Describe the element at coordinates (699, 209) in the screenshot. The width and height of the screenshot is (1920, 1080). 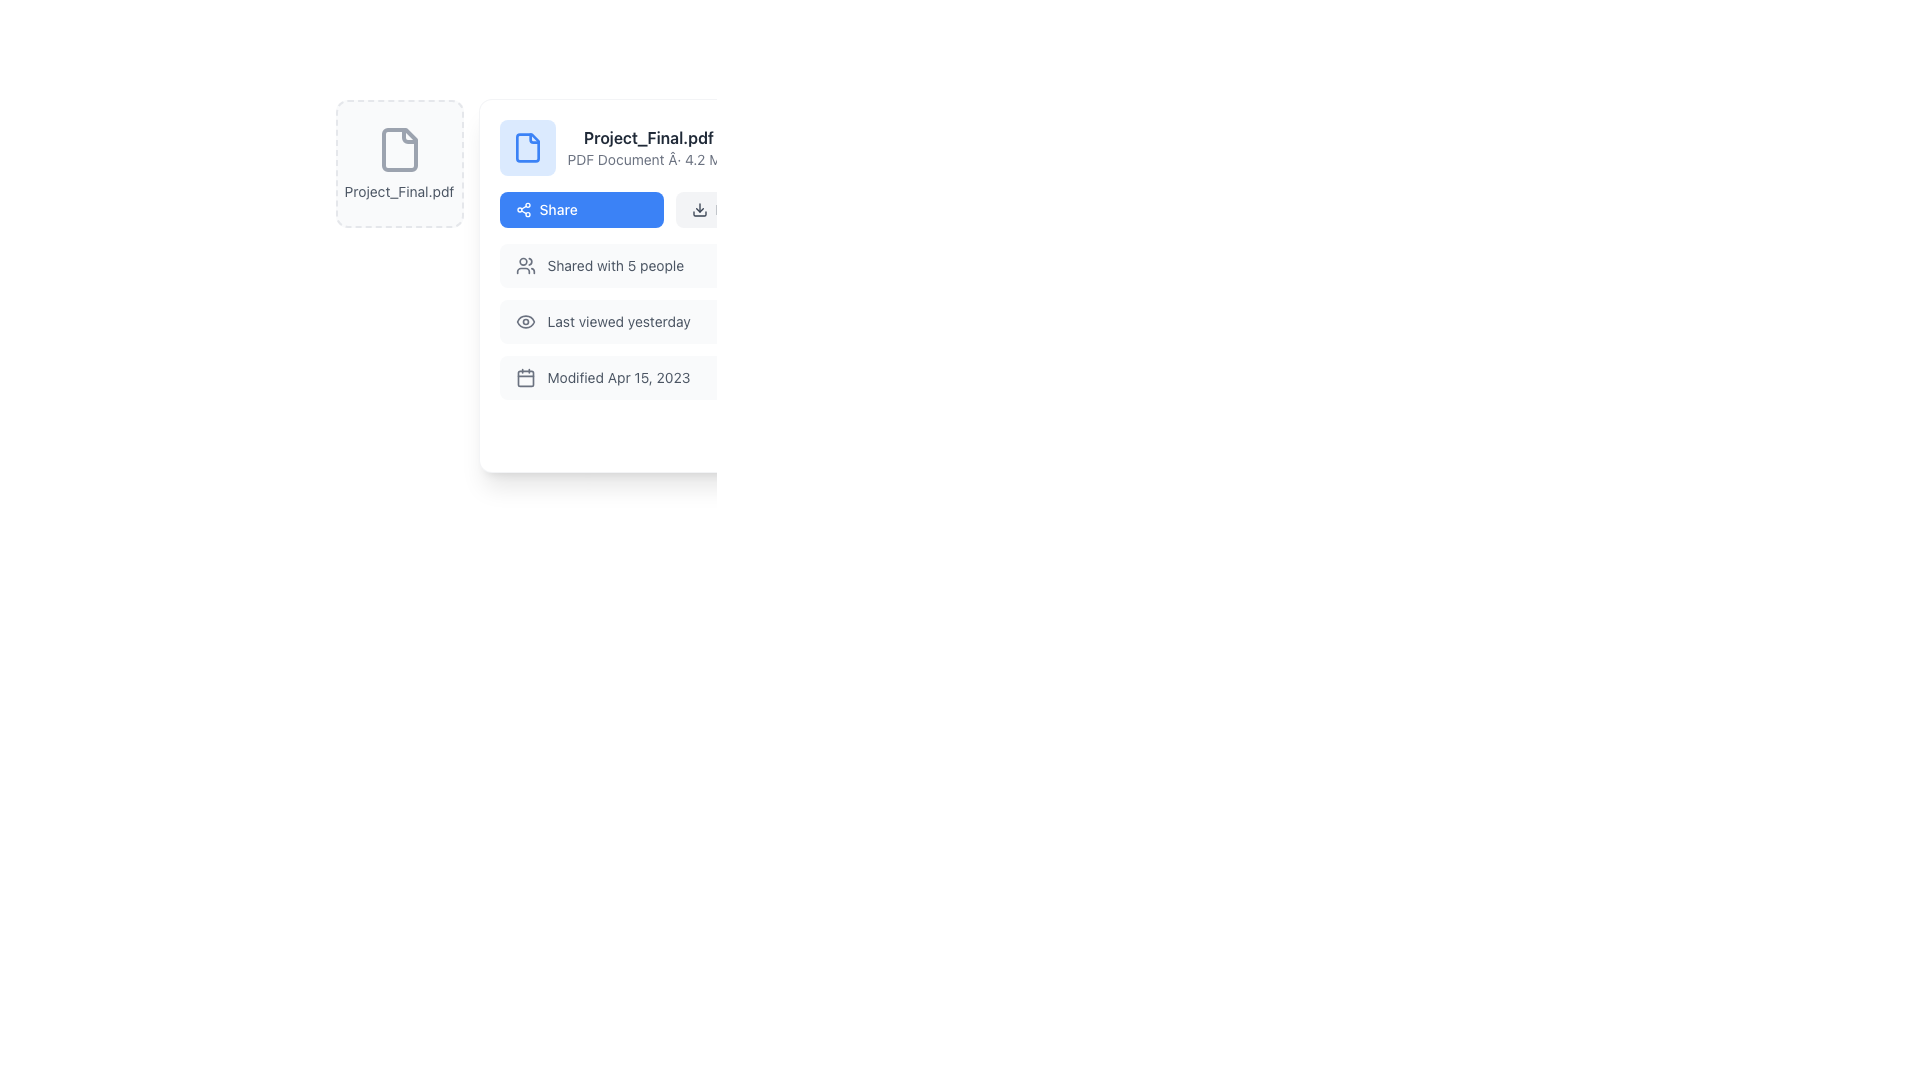
I see `the download icon located within the 'Download' button, which has a light gray background and is positioned below the blue 'Share' button` at that location.